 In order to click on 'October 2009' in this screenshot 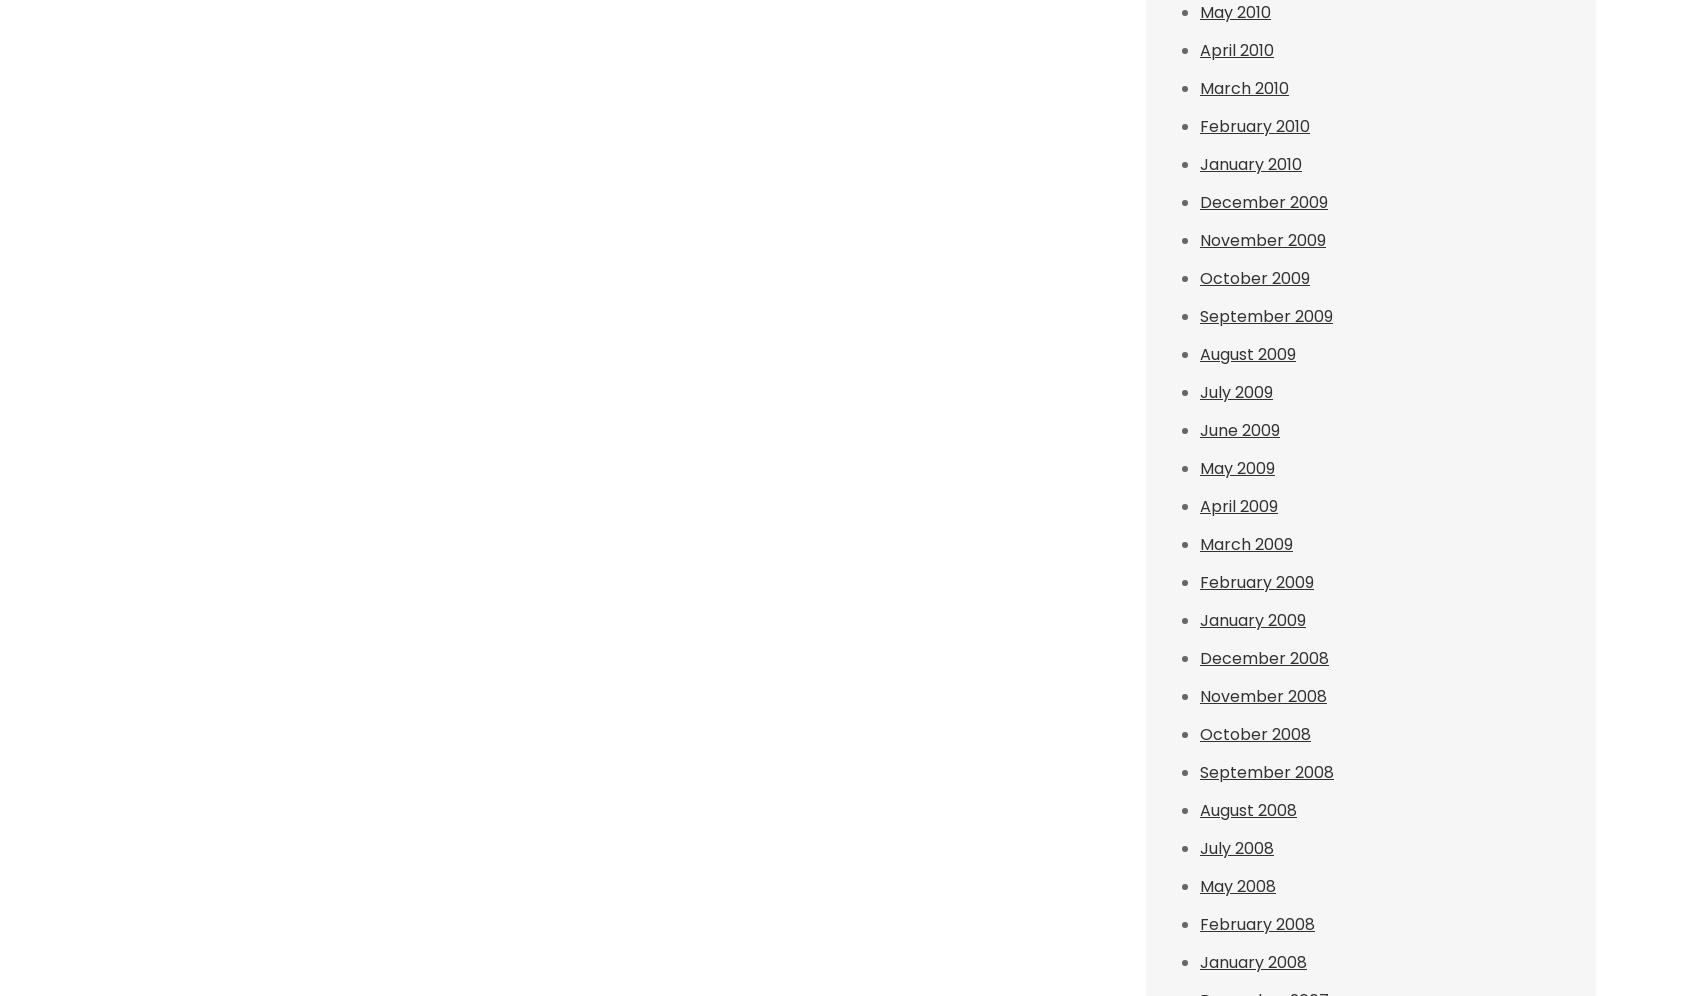, I will do `click(1254, 278)`.